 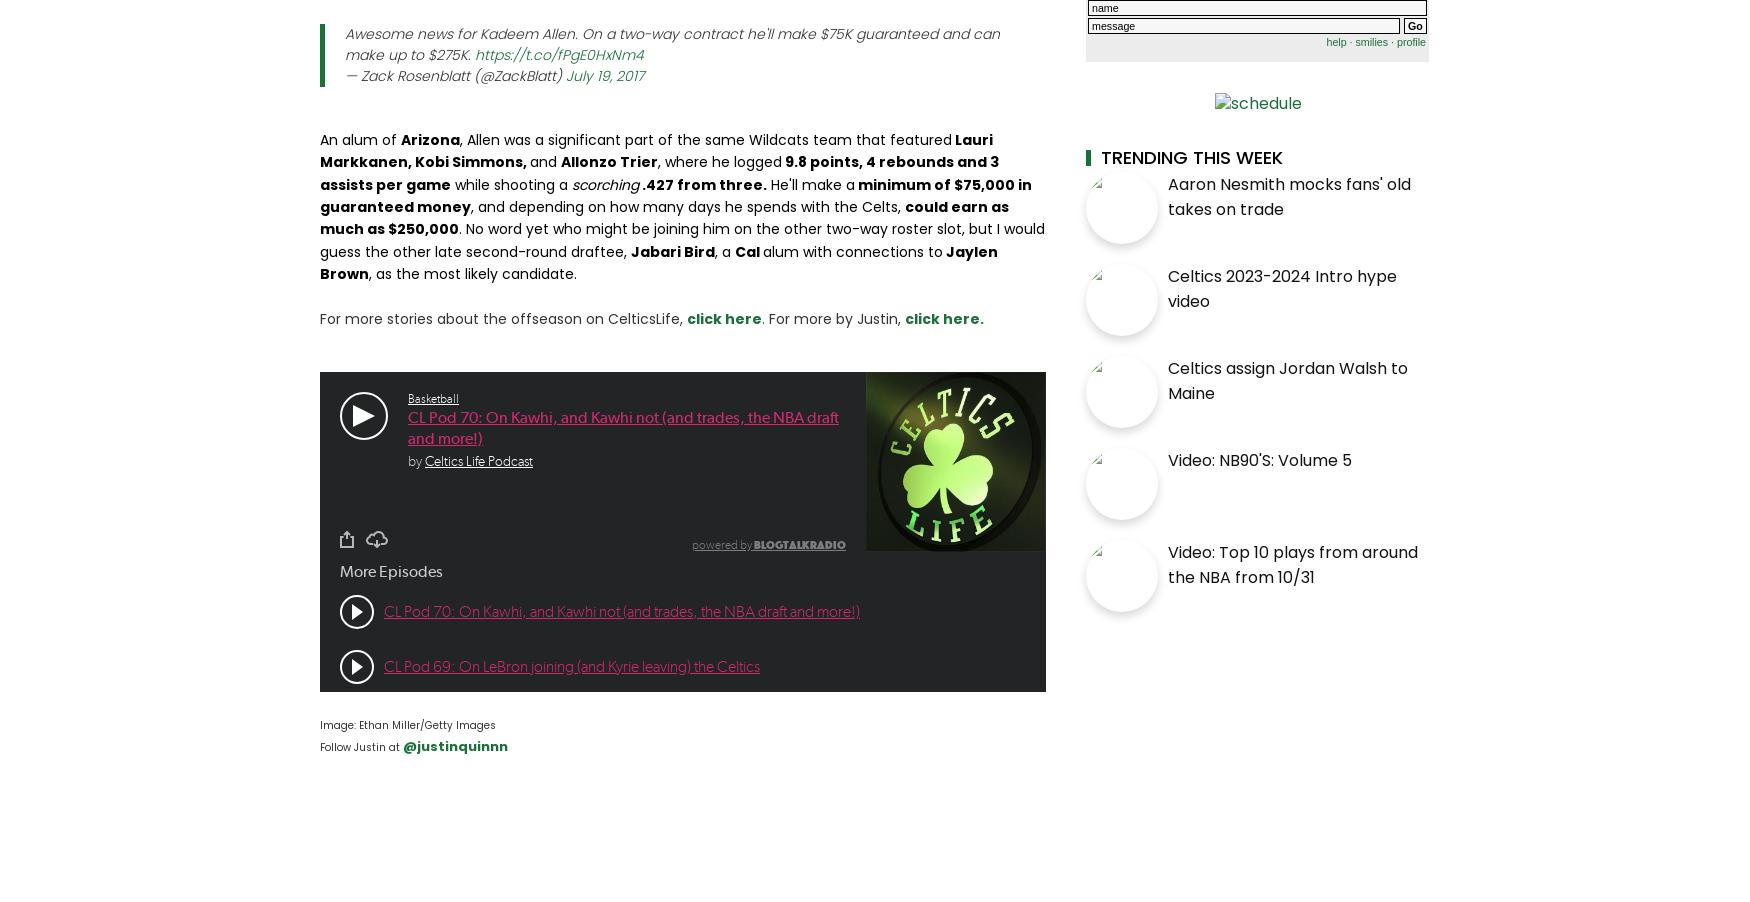 What do you see at coordinates (762, 251) in the screenshot?
I see `'alum with connections to'` at bounding box center [762, 251].